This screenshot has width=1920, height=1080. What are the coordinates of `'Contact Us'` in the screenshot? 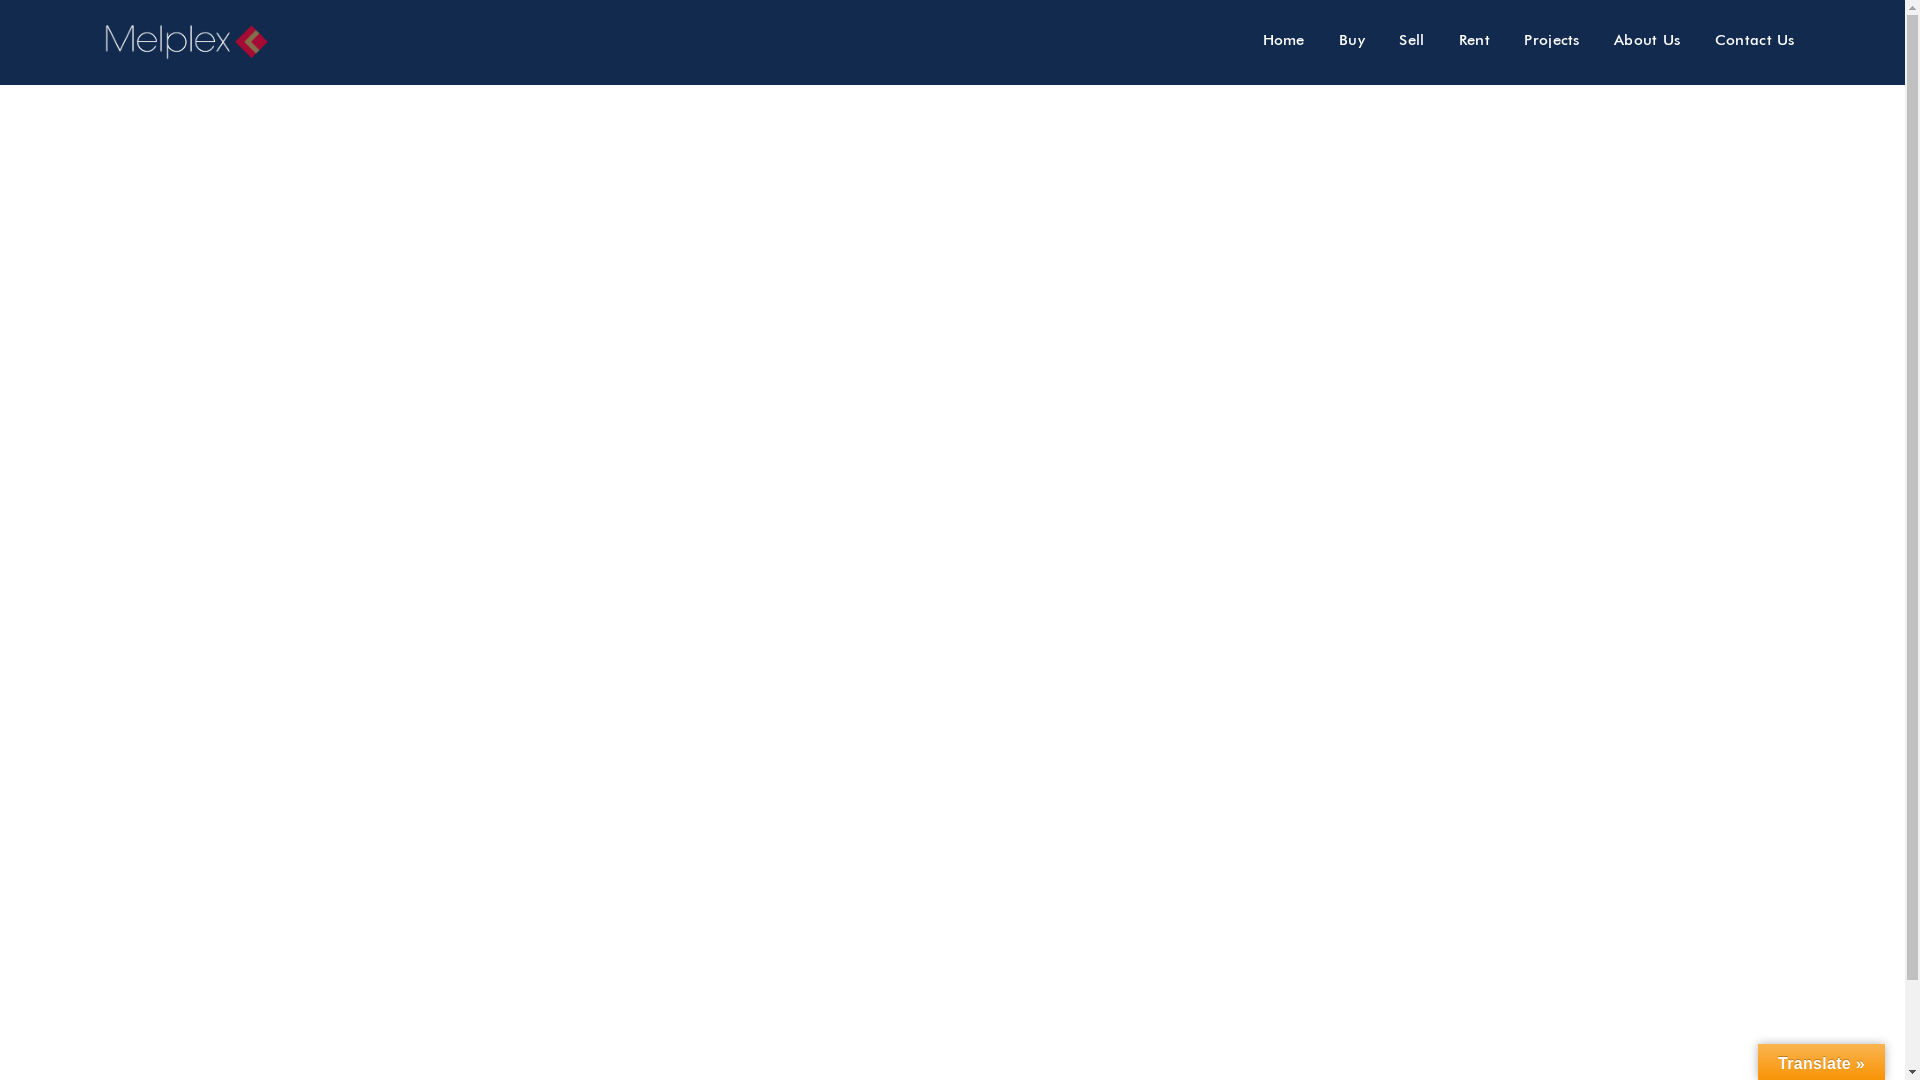 It's located at (1754, 39).